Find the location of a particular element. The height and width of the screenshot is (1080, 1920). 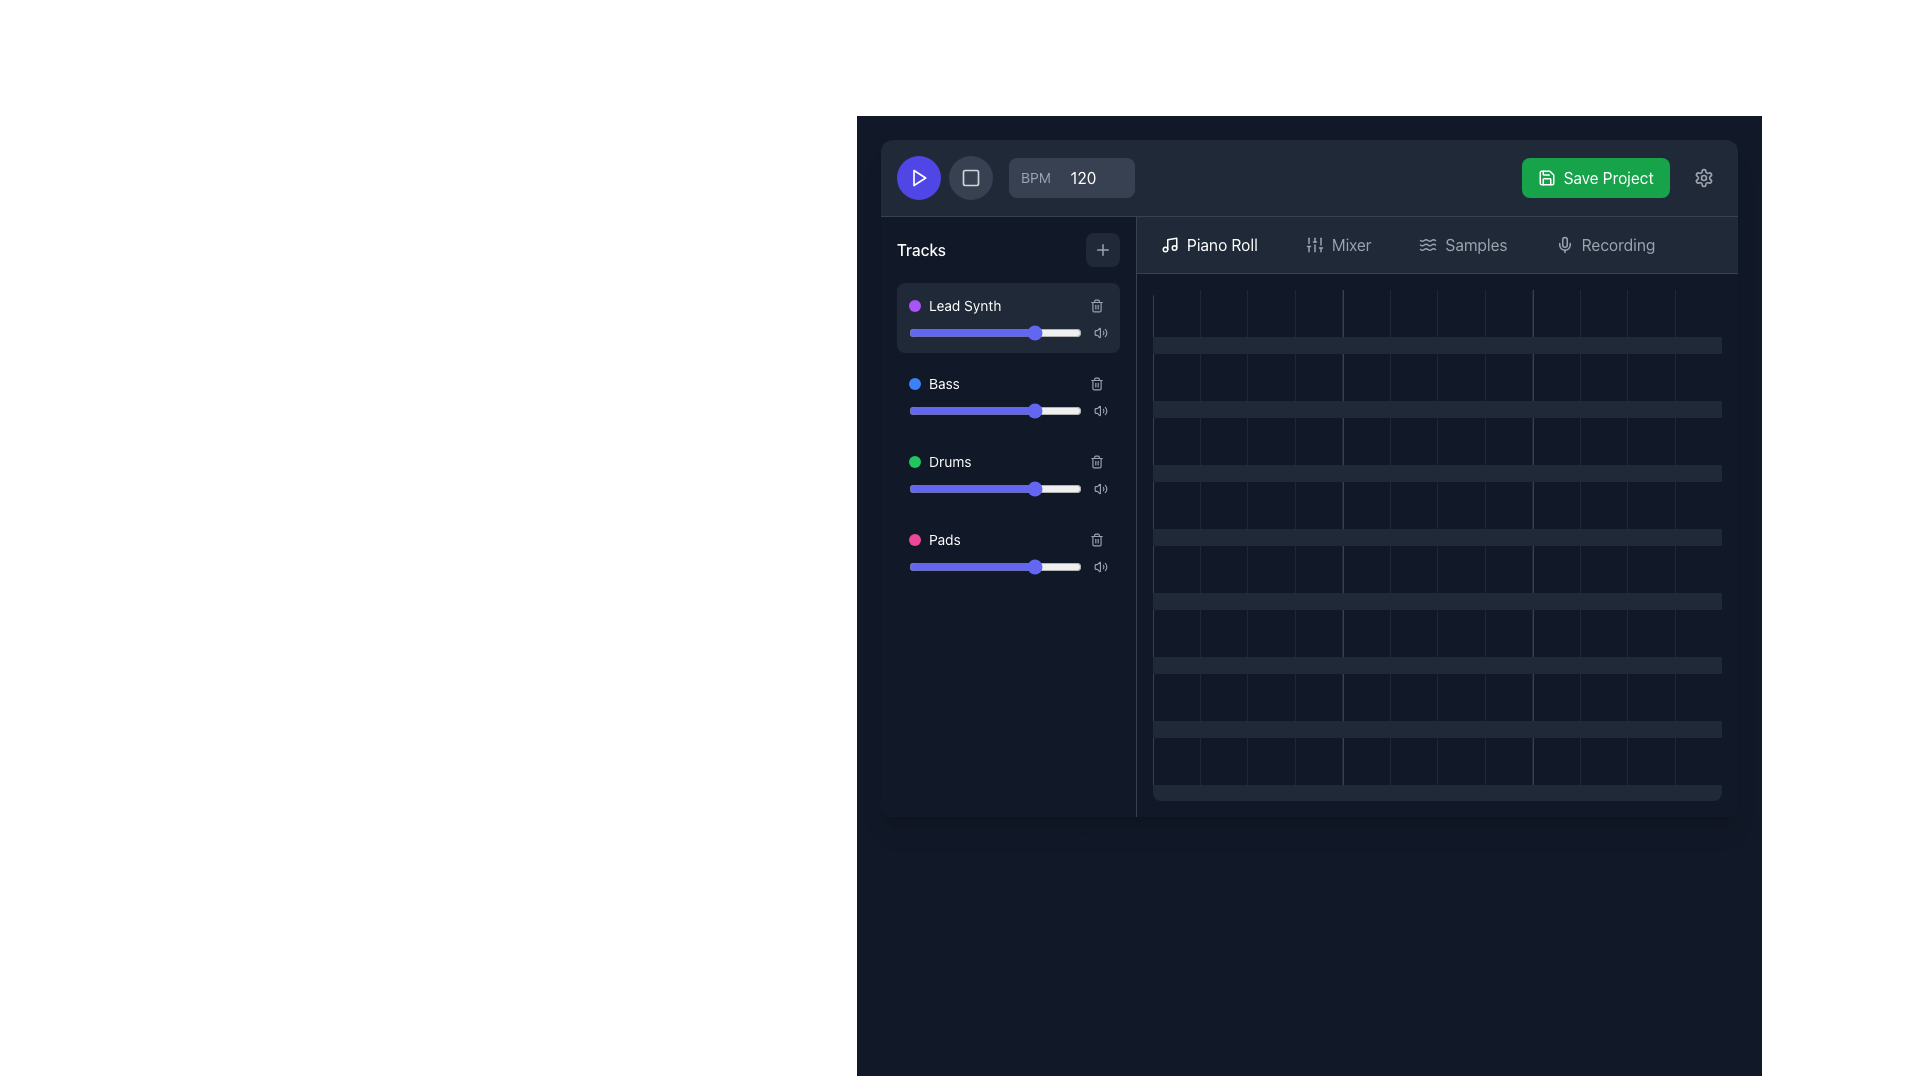

the gray square Grid Cell located in the 10th column of the 5th row is located at coordinates (1603, 569).